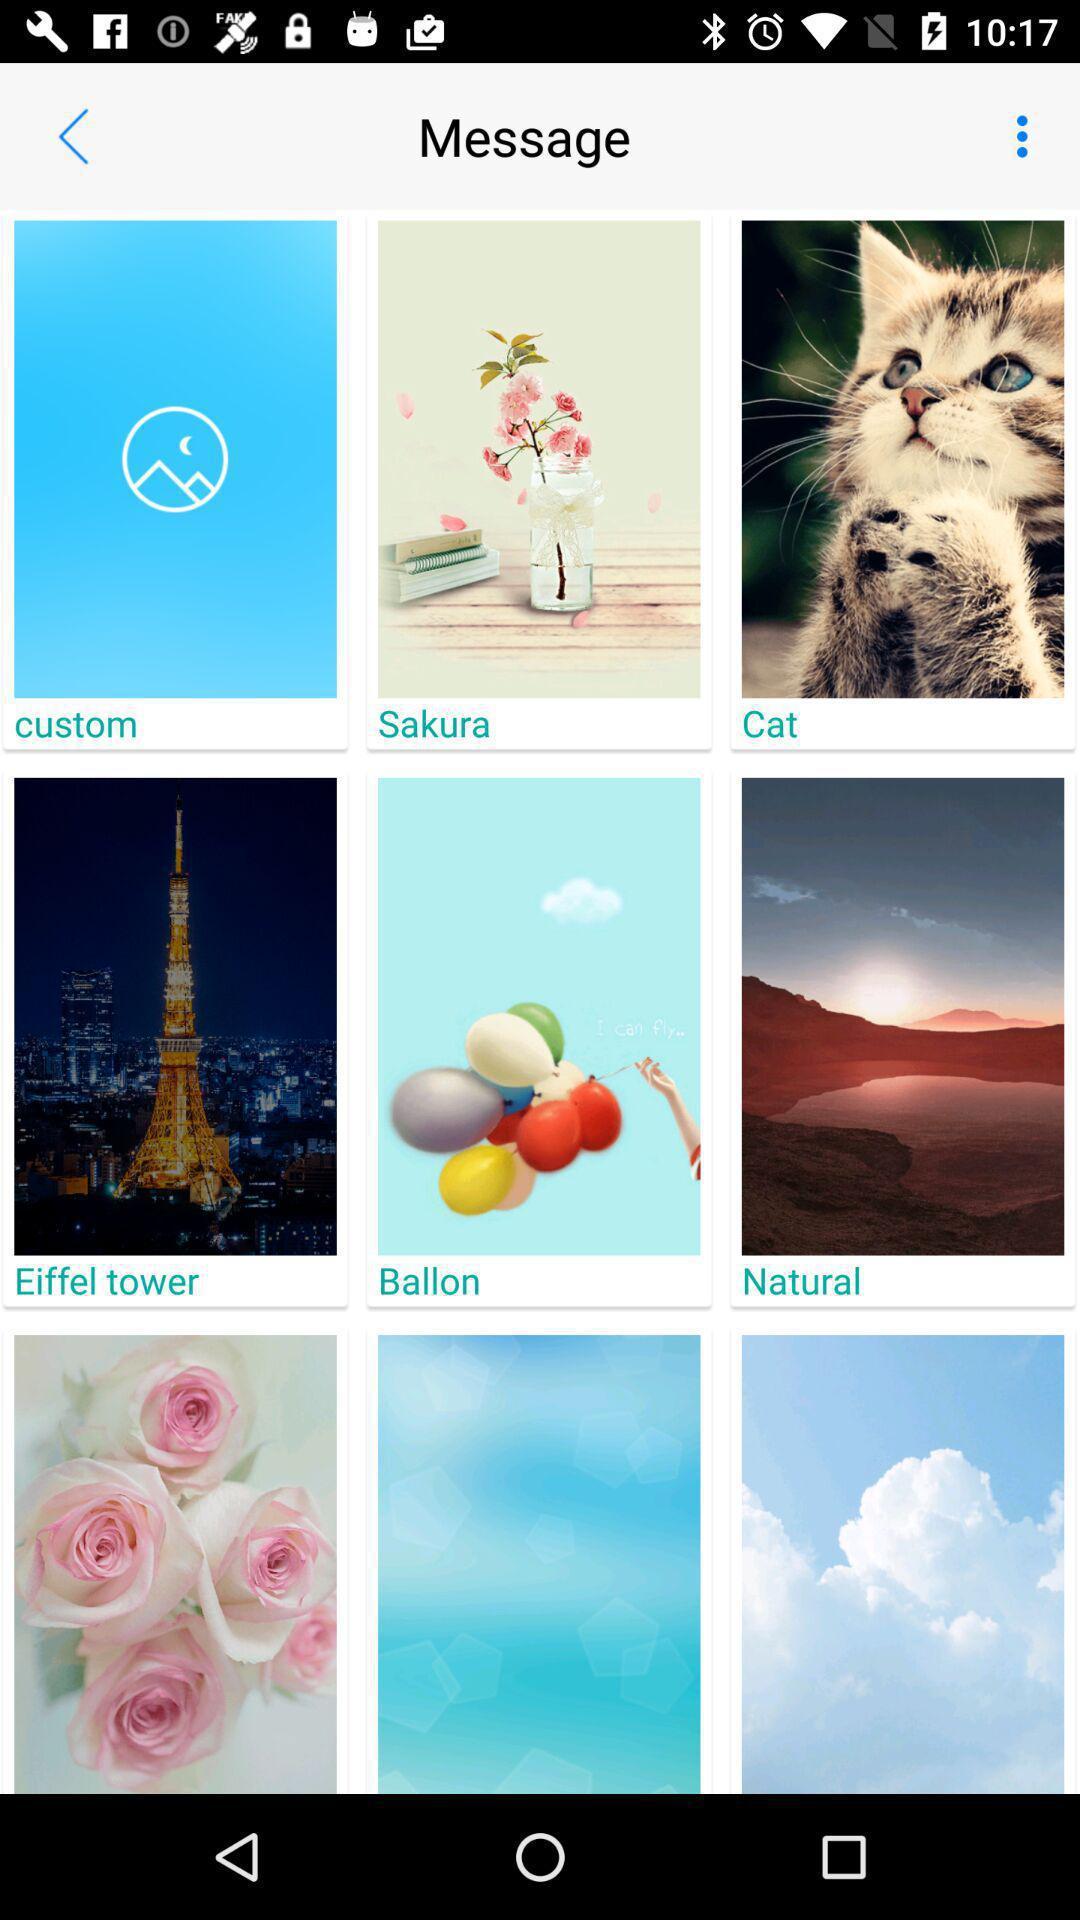 Image resolution: width=1080 pixels, height=1920 pixels. What do you see at coordinates (174, 458) in the screenshot?
I see `the icon above the custom item` at bounding box center [174, 458].